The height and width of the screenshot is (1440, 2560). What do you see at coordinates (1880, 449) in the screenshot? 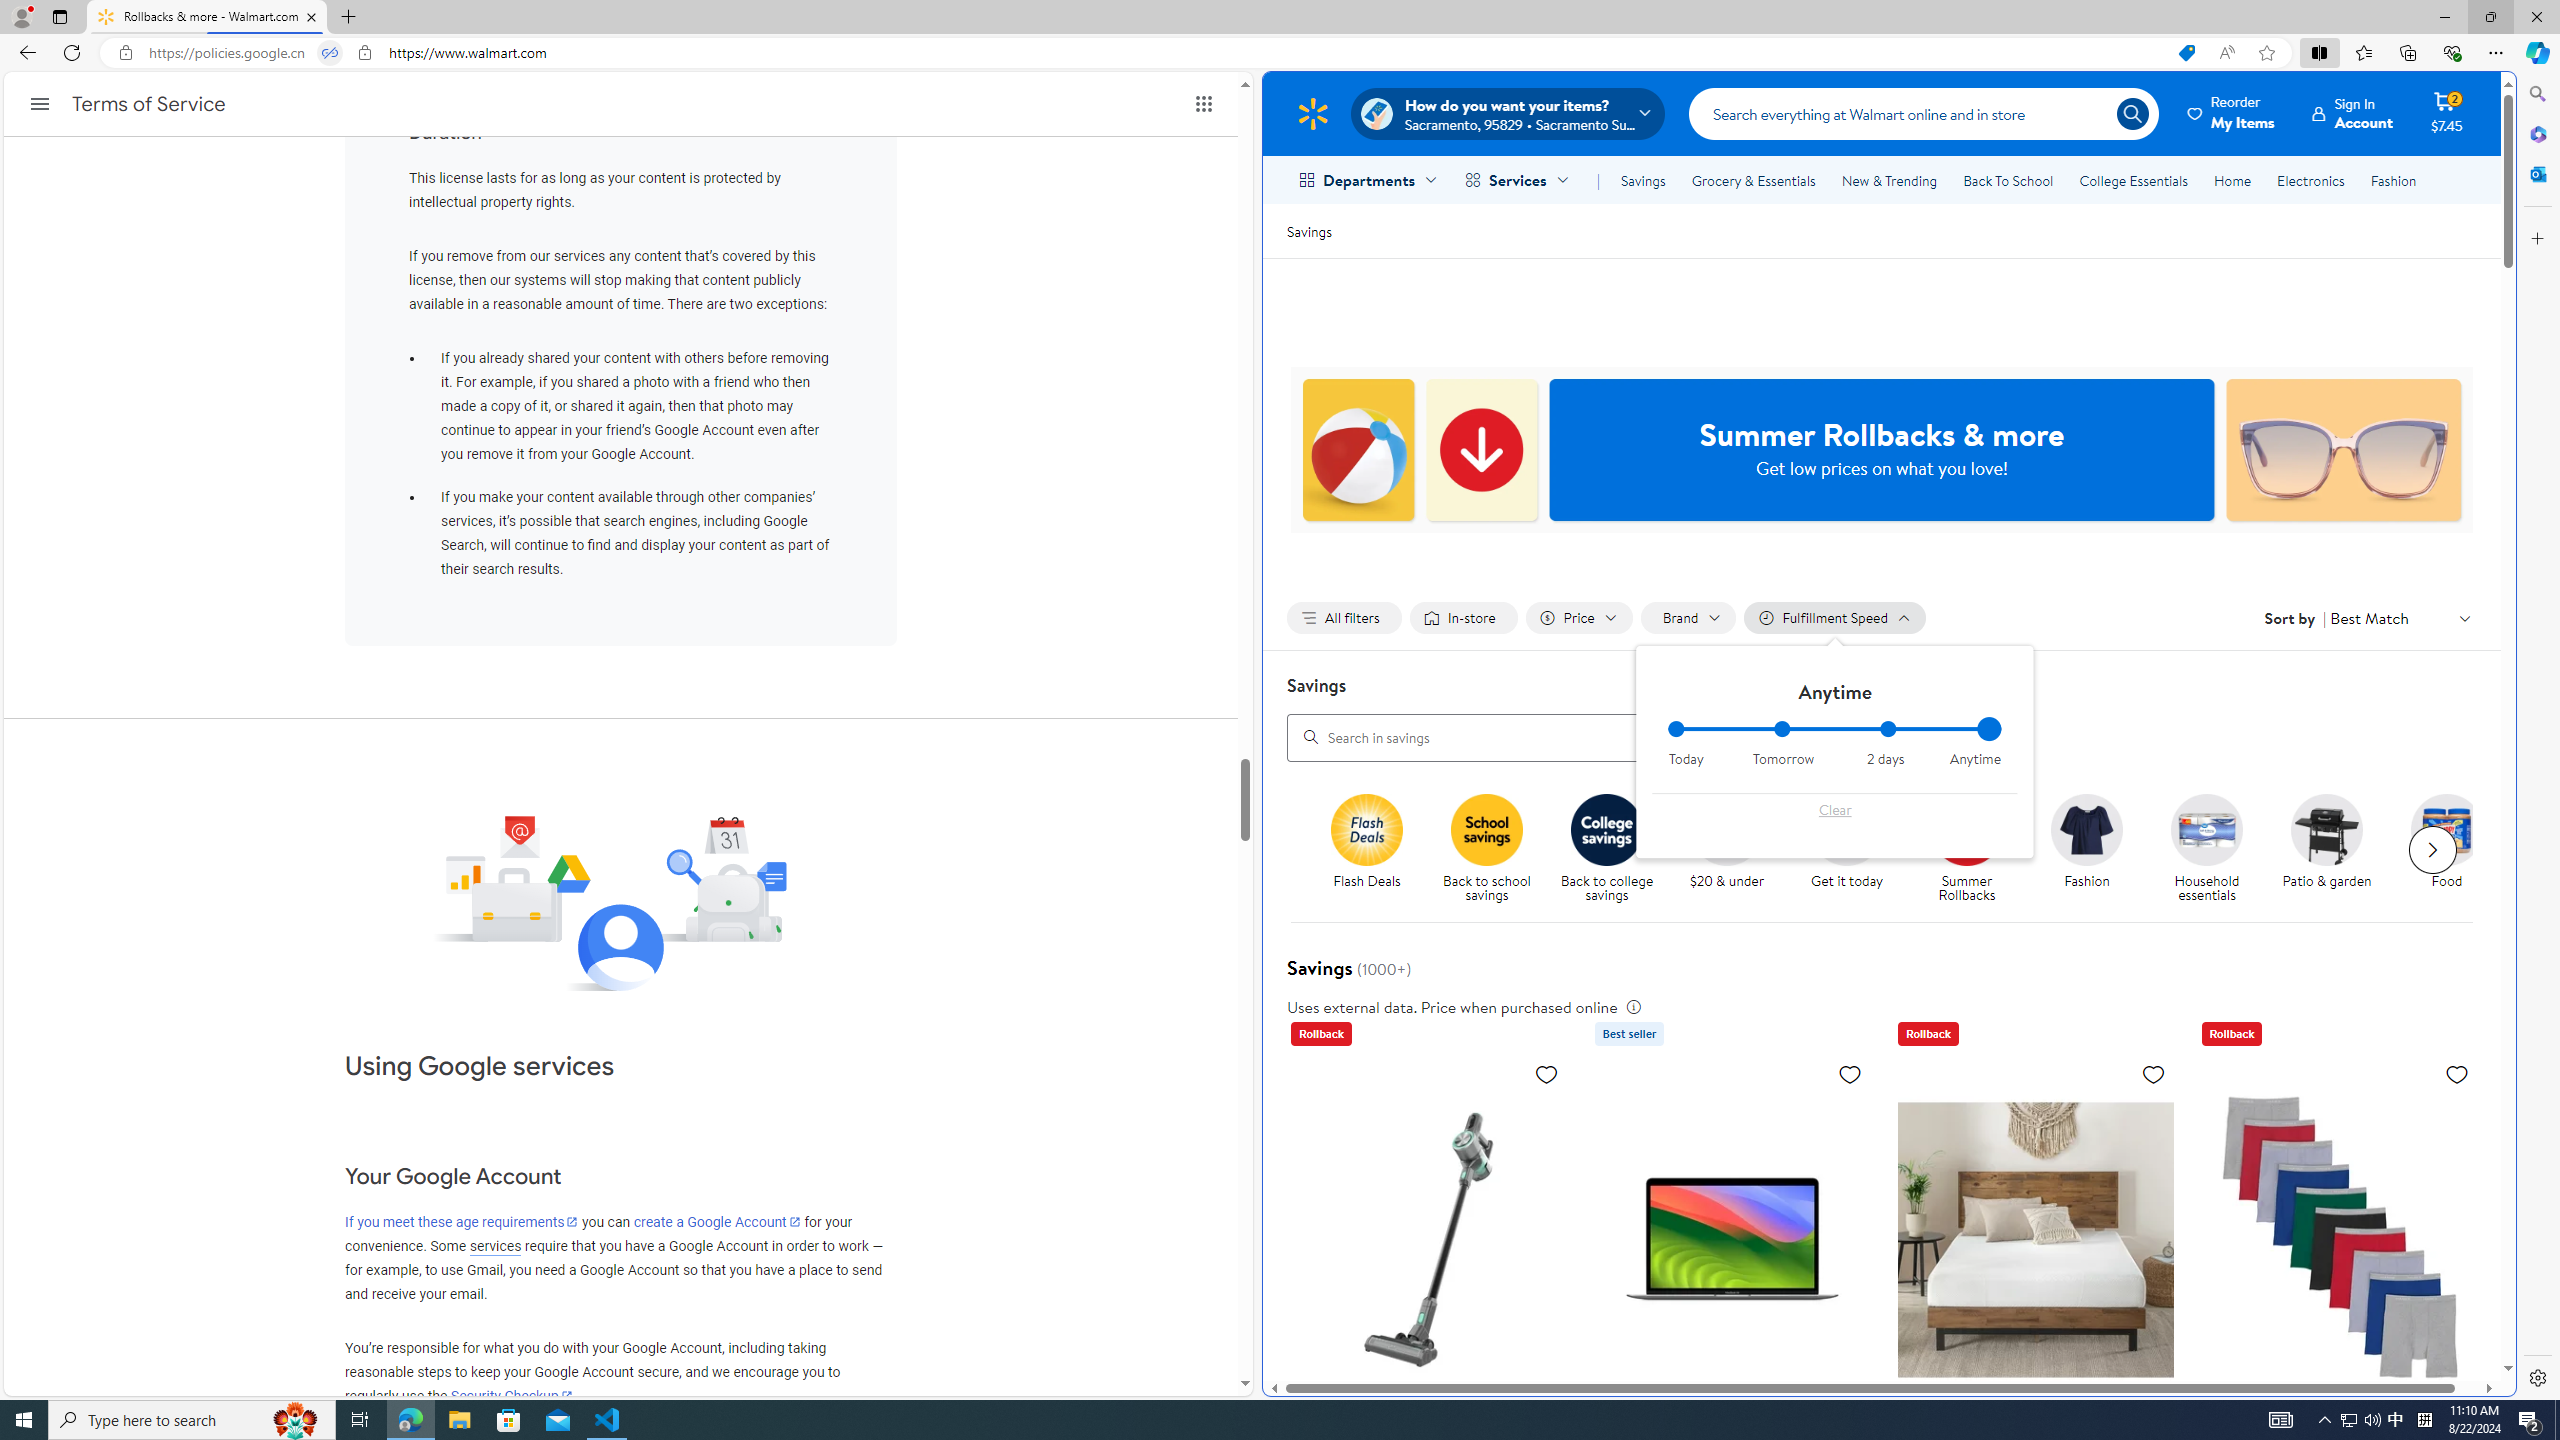
I see `'Summer Rollbacks & more Get low prices on what you love!'` at bounding box center [1880, 449].